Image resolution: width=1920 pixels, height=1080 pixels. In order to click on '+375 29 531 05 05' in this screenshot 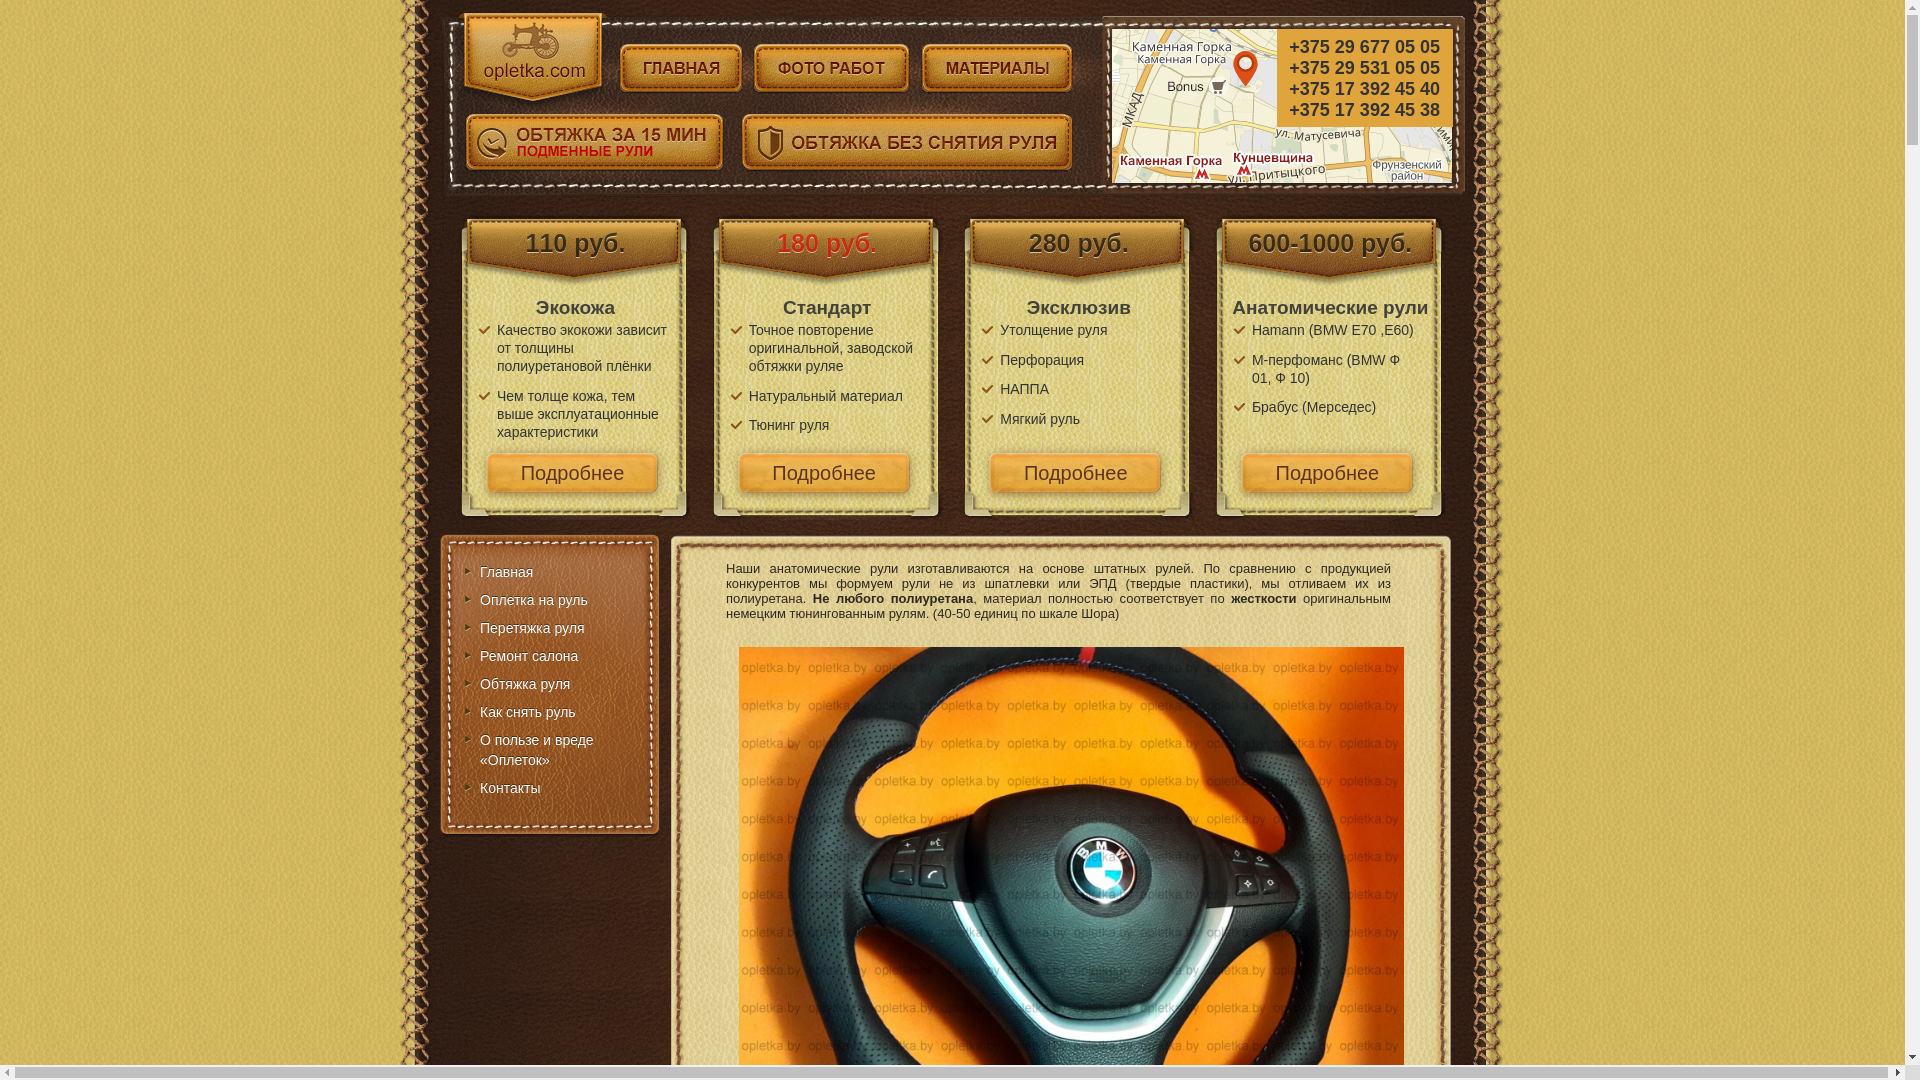, I will do `click(1363, 67)`.